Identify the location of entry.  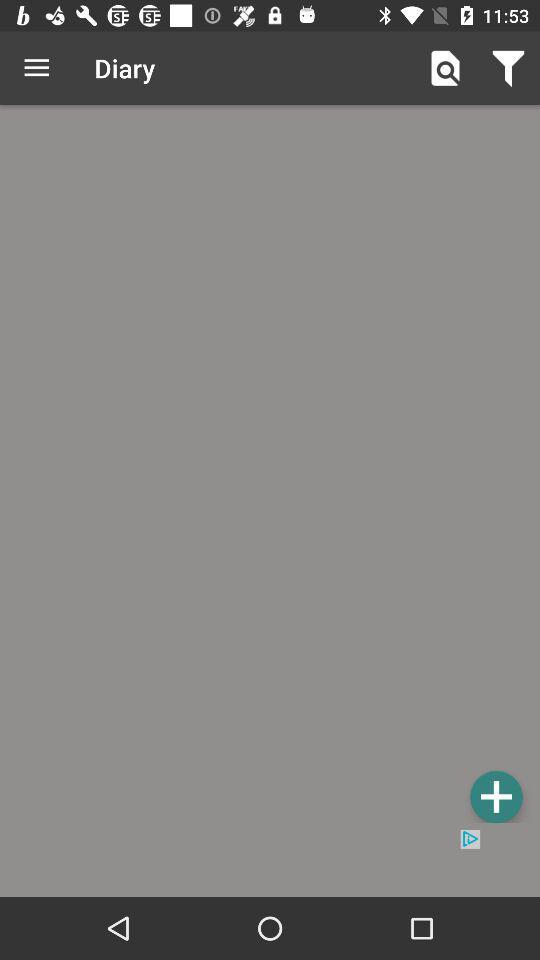
(270, 467).